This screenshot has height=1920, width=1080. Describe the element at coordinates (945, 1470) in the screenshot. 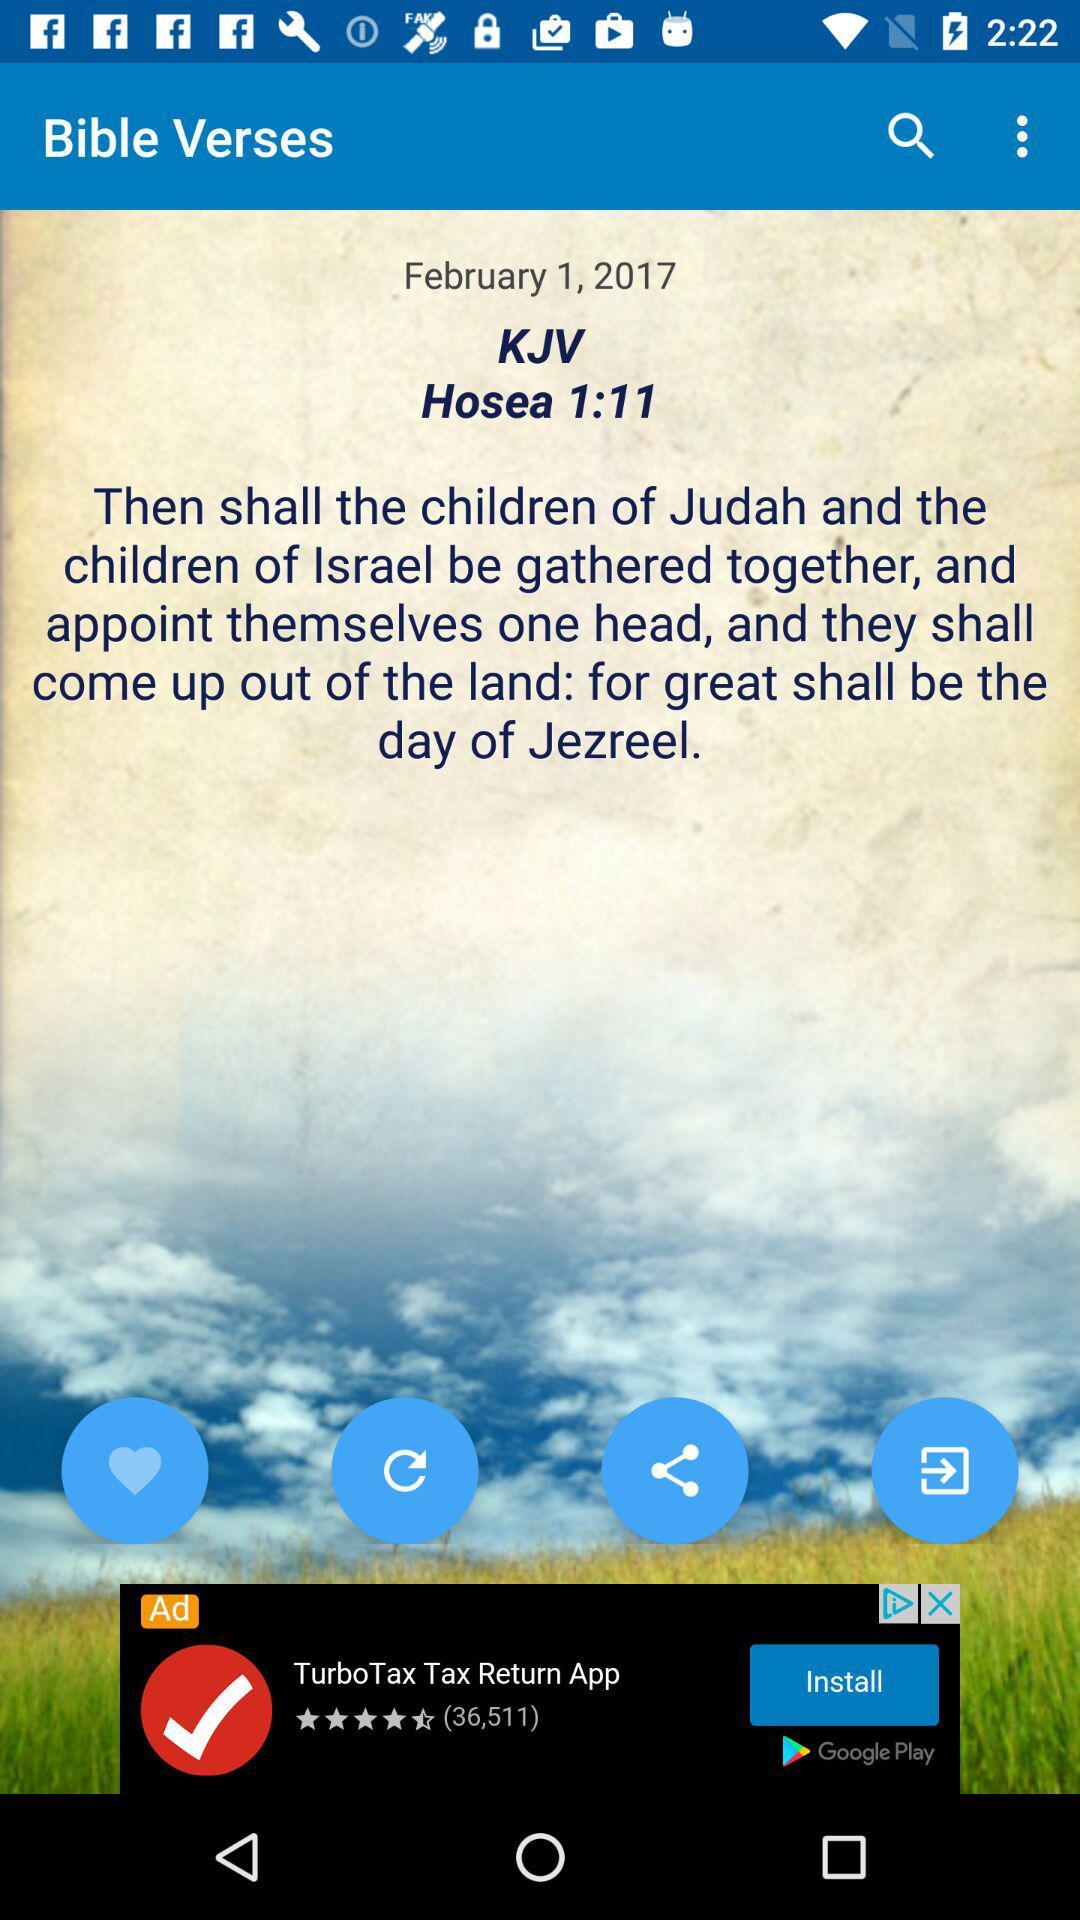

I see `post` at that location.